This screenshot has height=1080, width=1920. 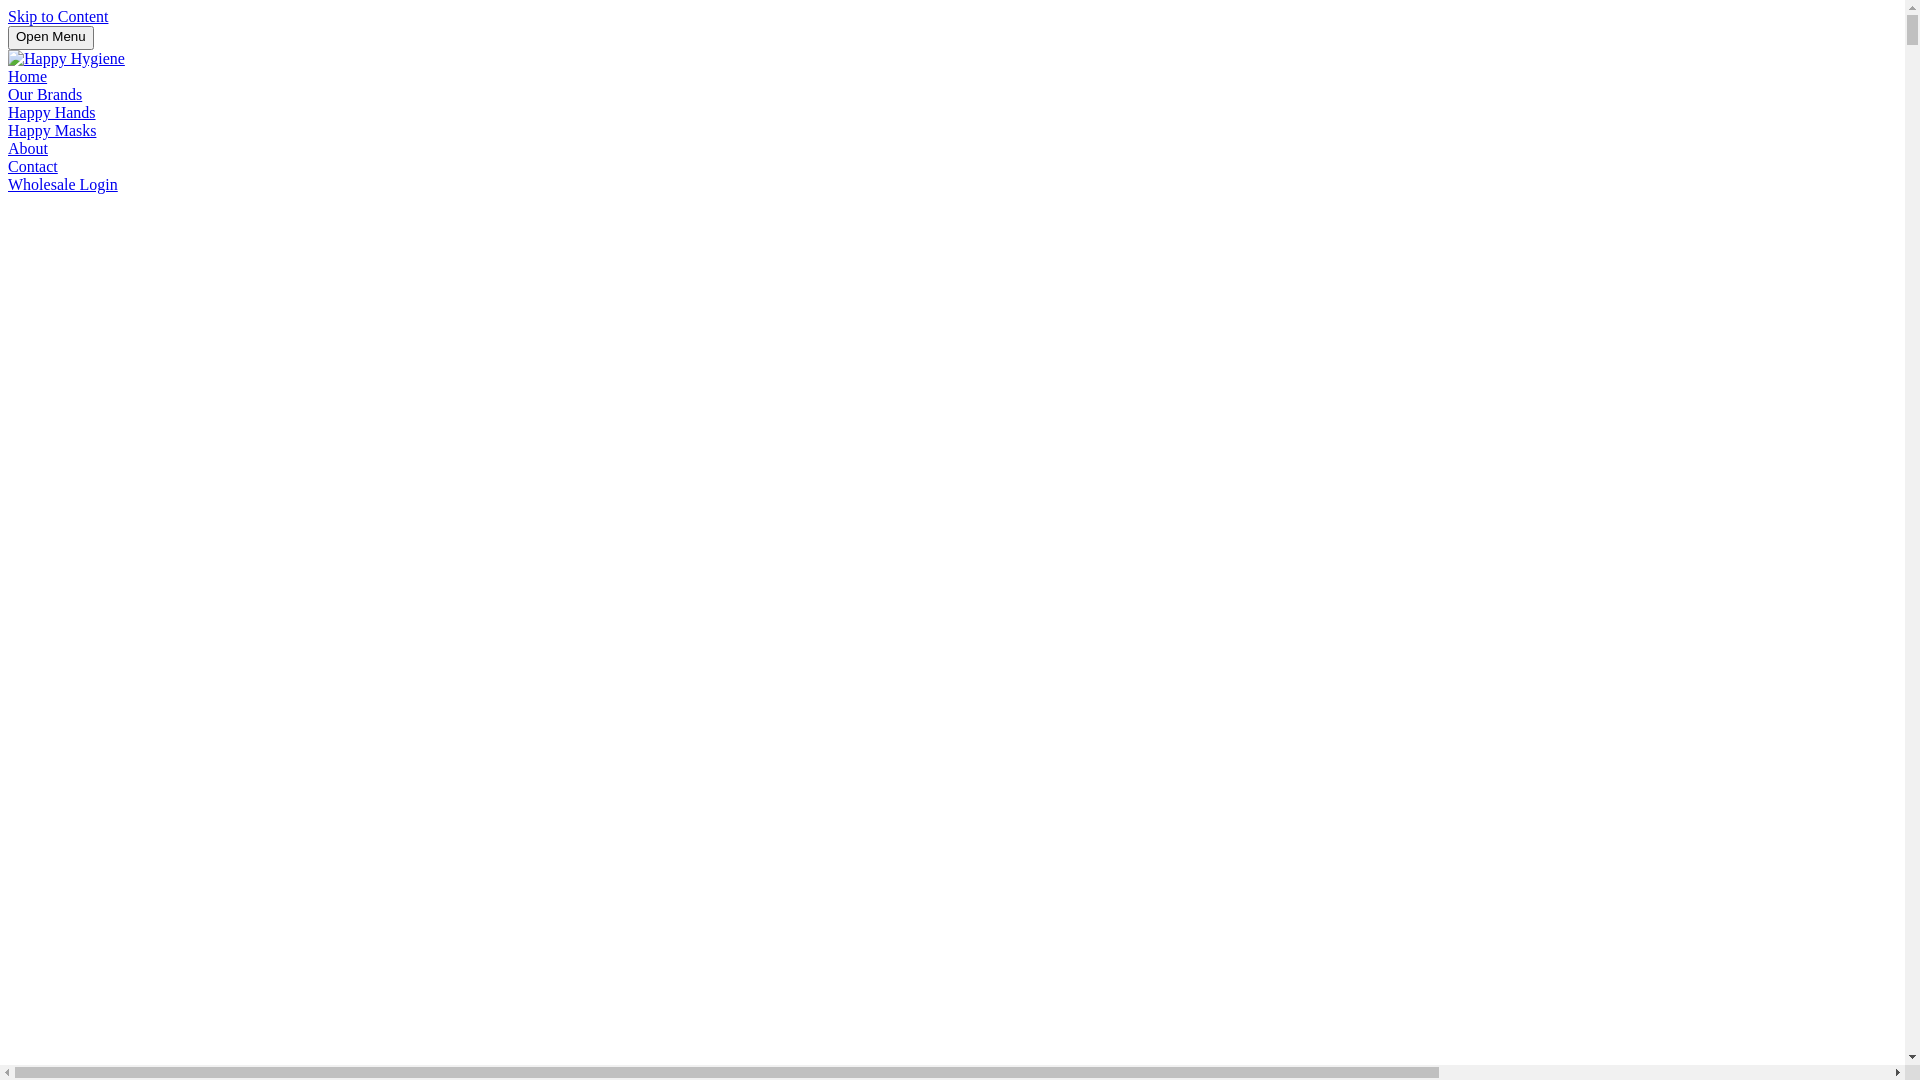 I want to click on 'Open Menu', so click(x=51, y=38).